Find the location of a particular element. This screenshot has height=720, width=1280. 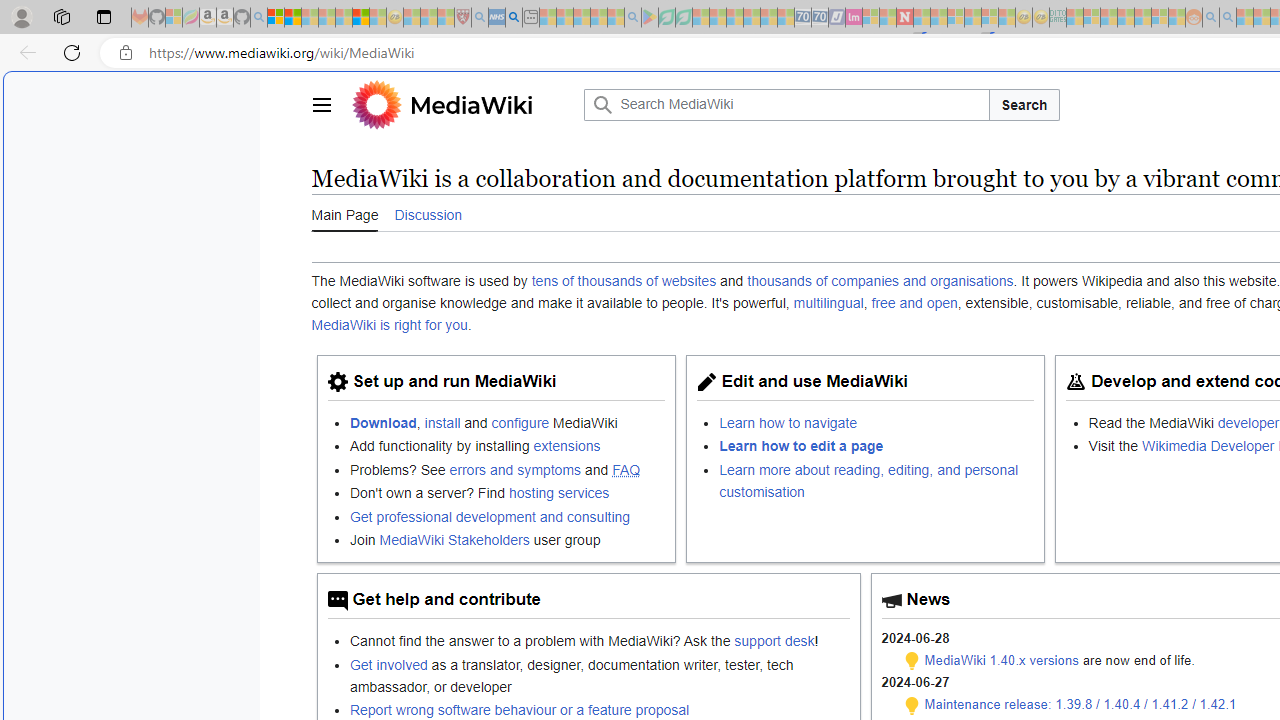

'Search MediaWiki' is located at coordinates (784, 105).